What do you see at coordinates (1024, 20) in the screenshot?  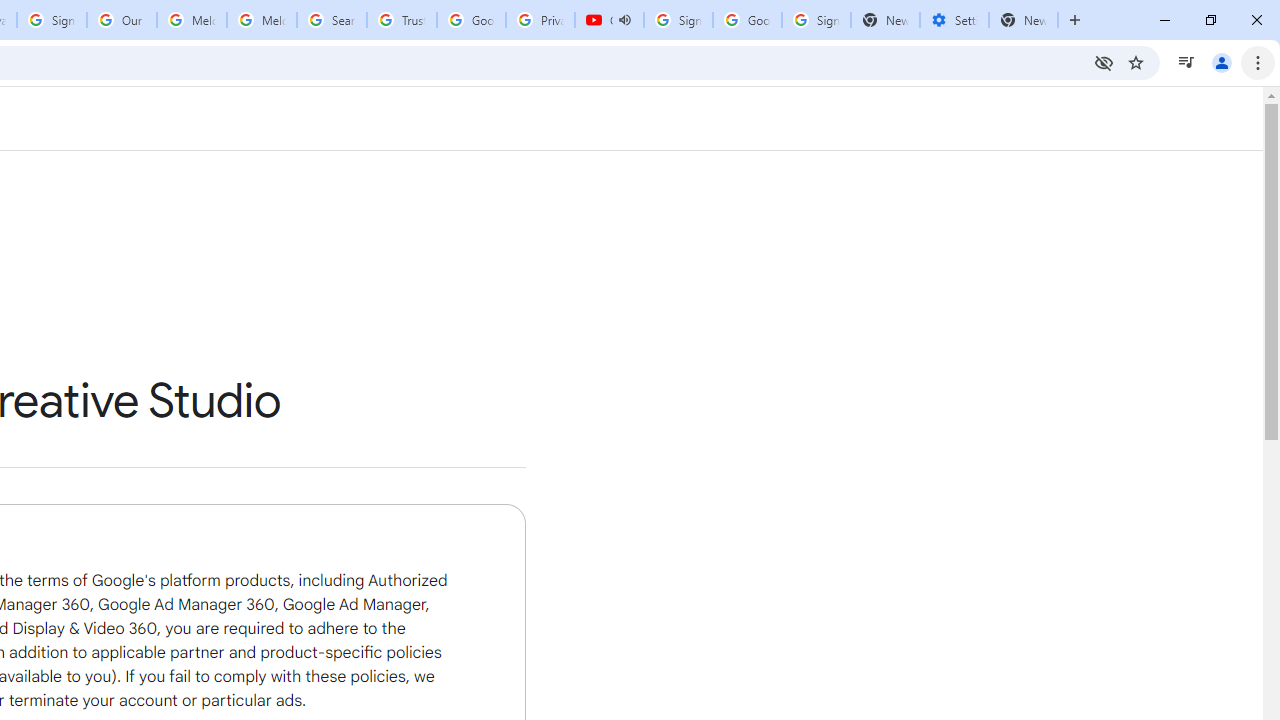 I see `'New Tab'` at bounding box center [1024, 20].